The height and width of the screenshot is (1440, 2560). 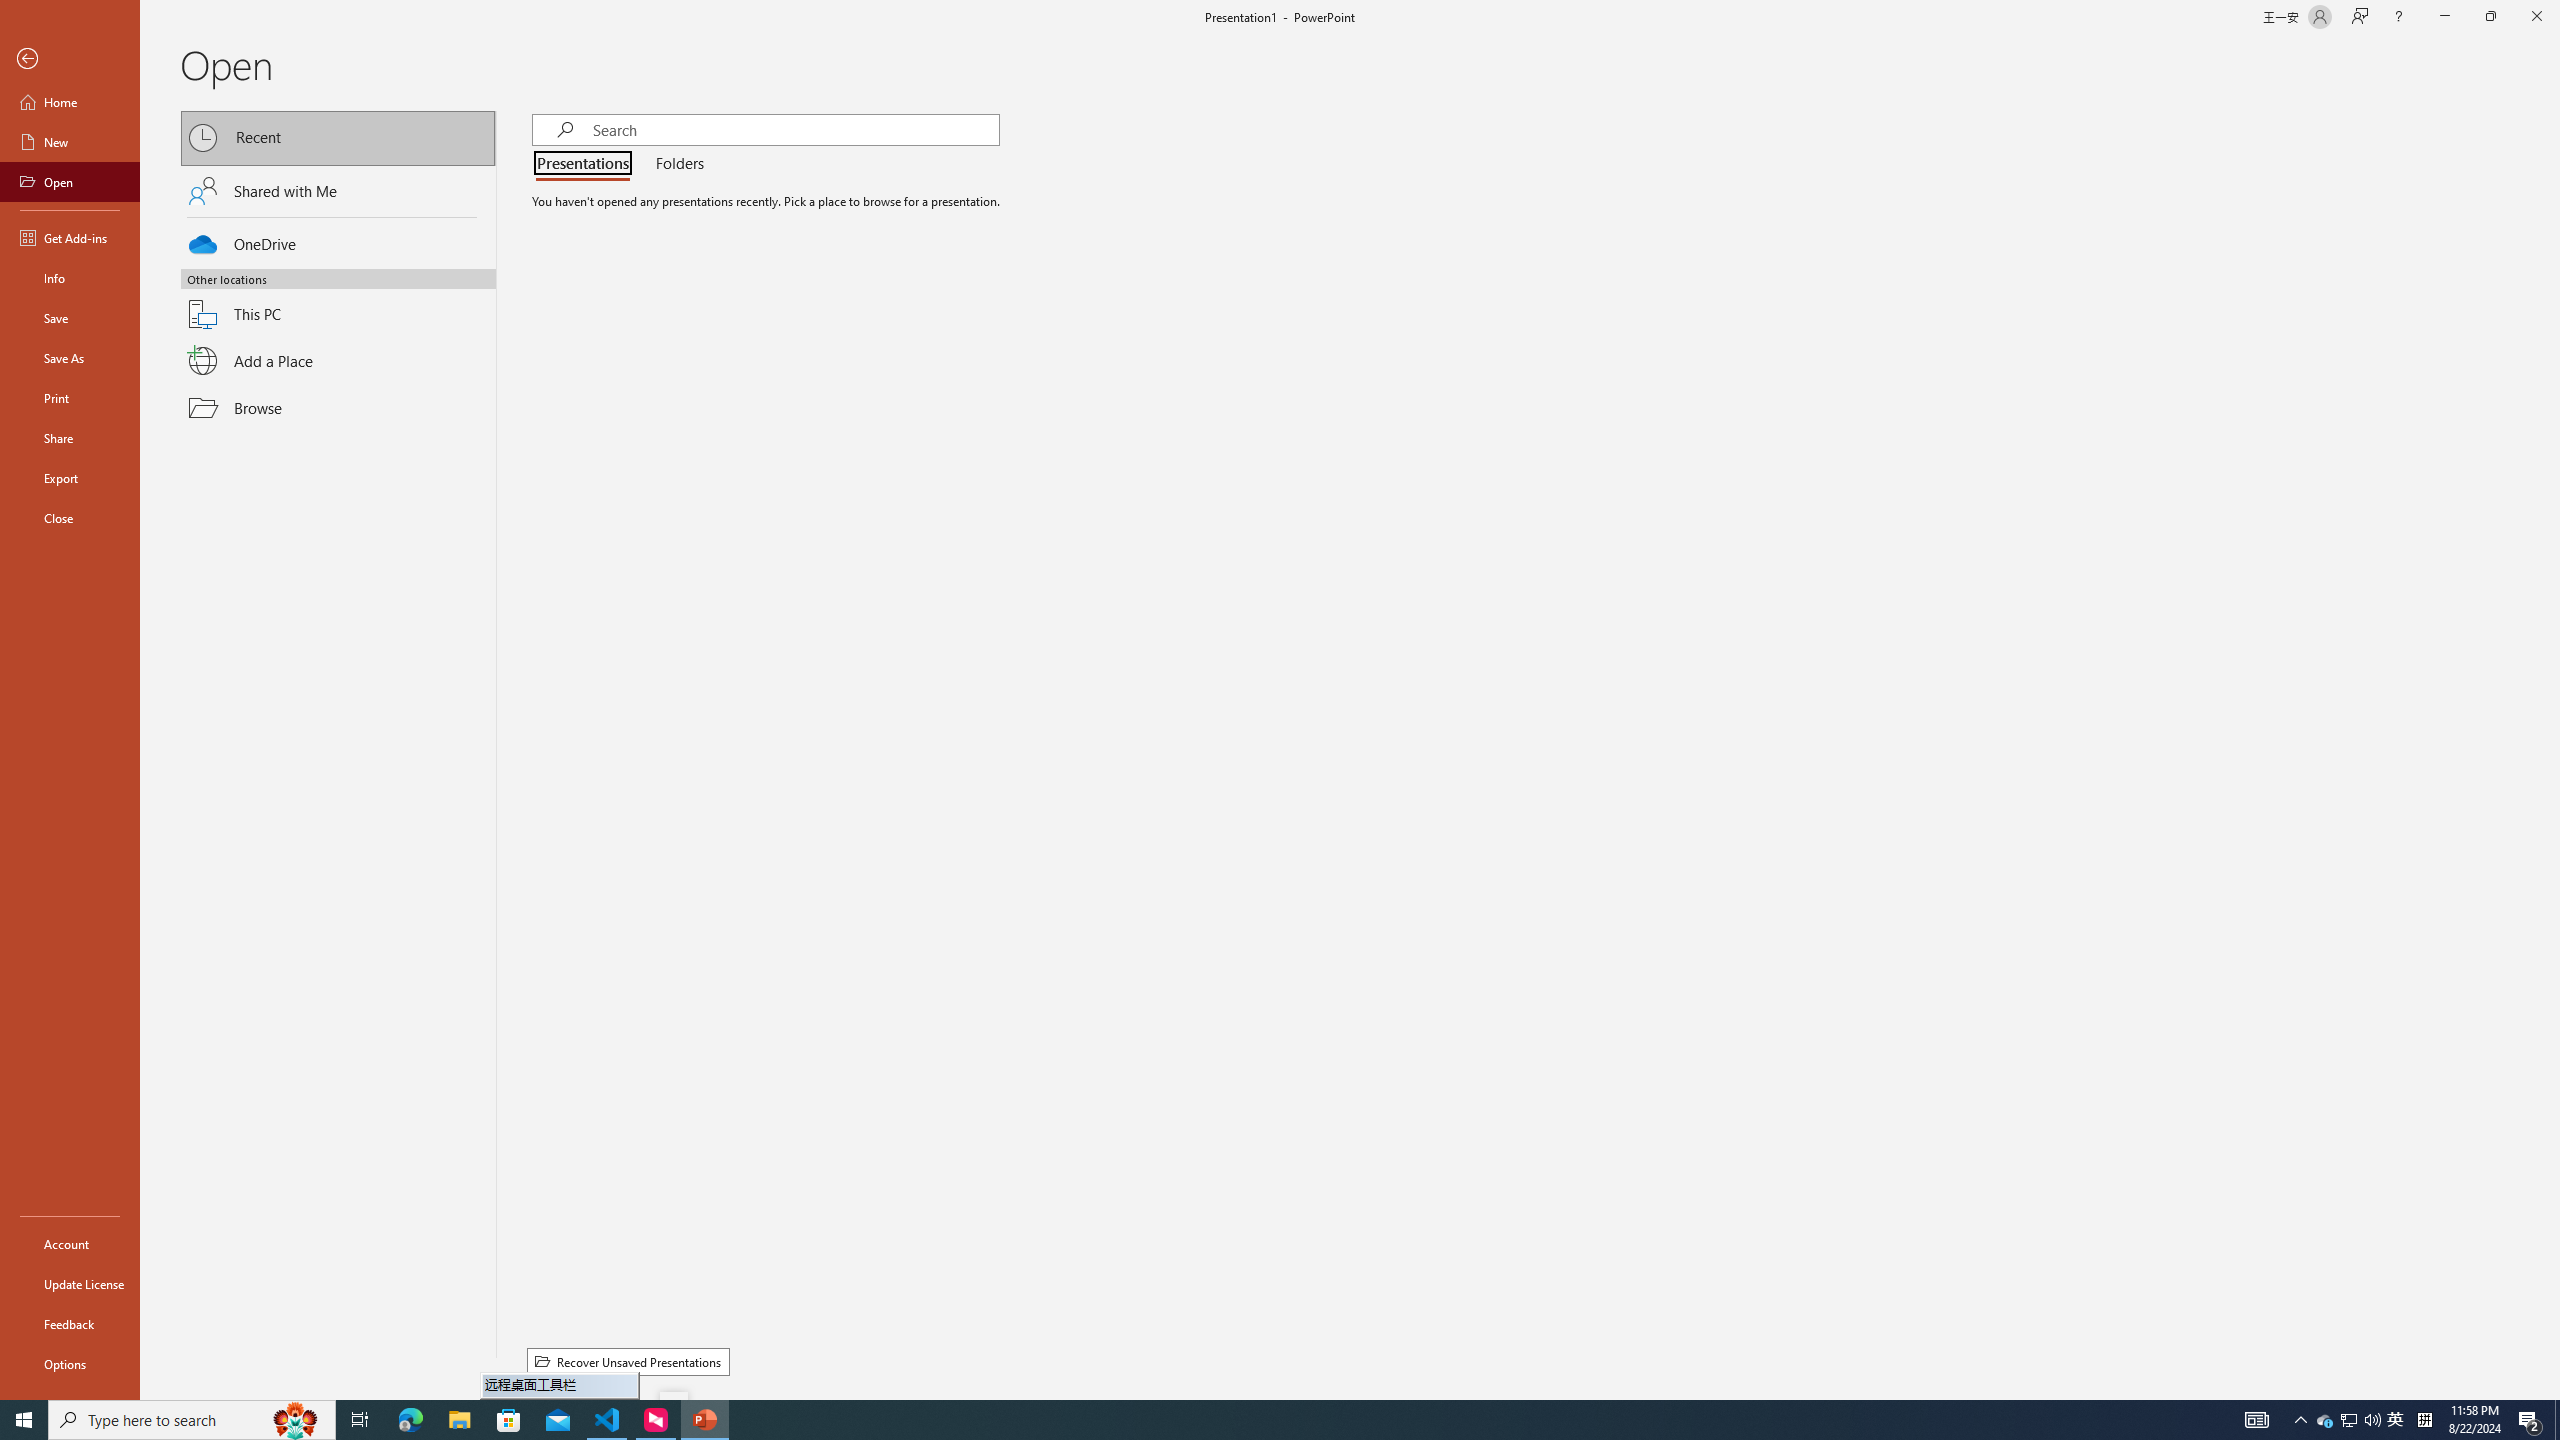 What do you see at coordinates (69, 478) in the screenshot?
I see `'Export'` at bounding box center [69, 478].